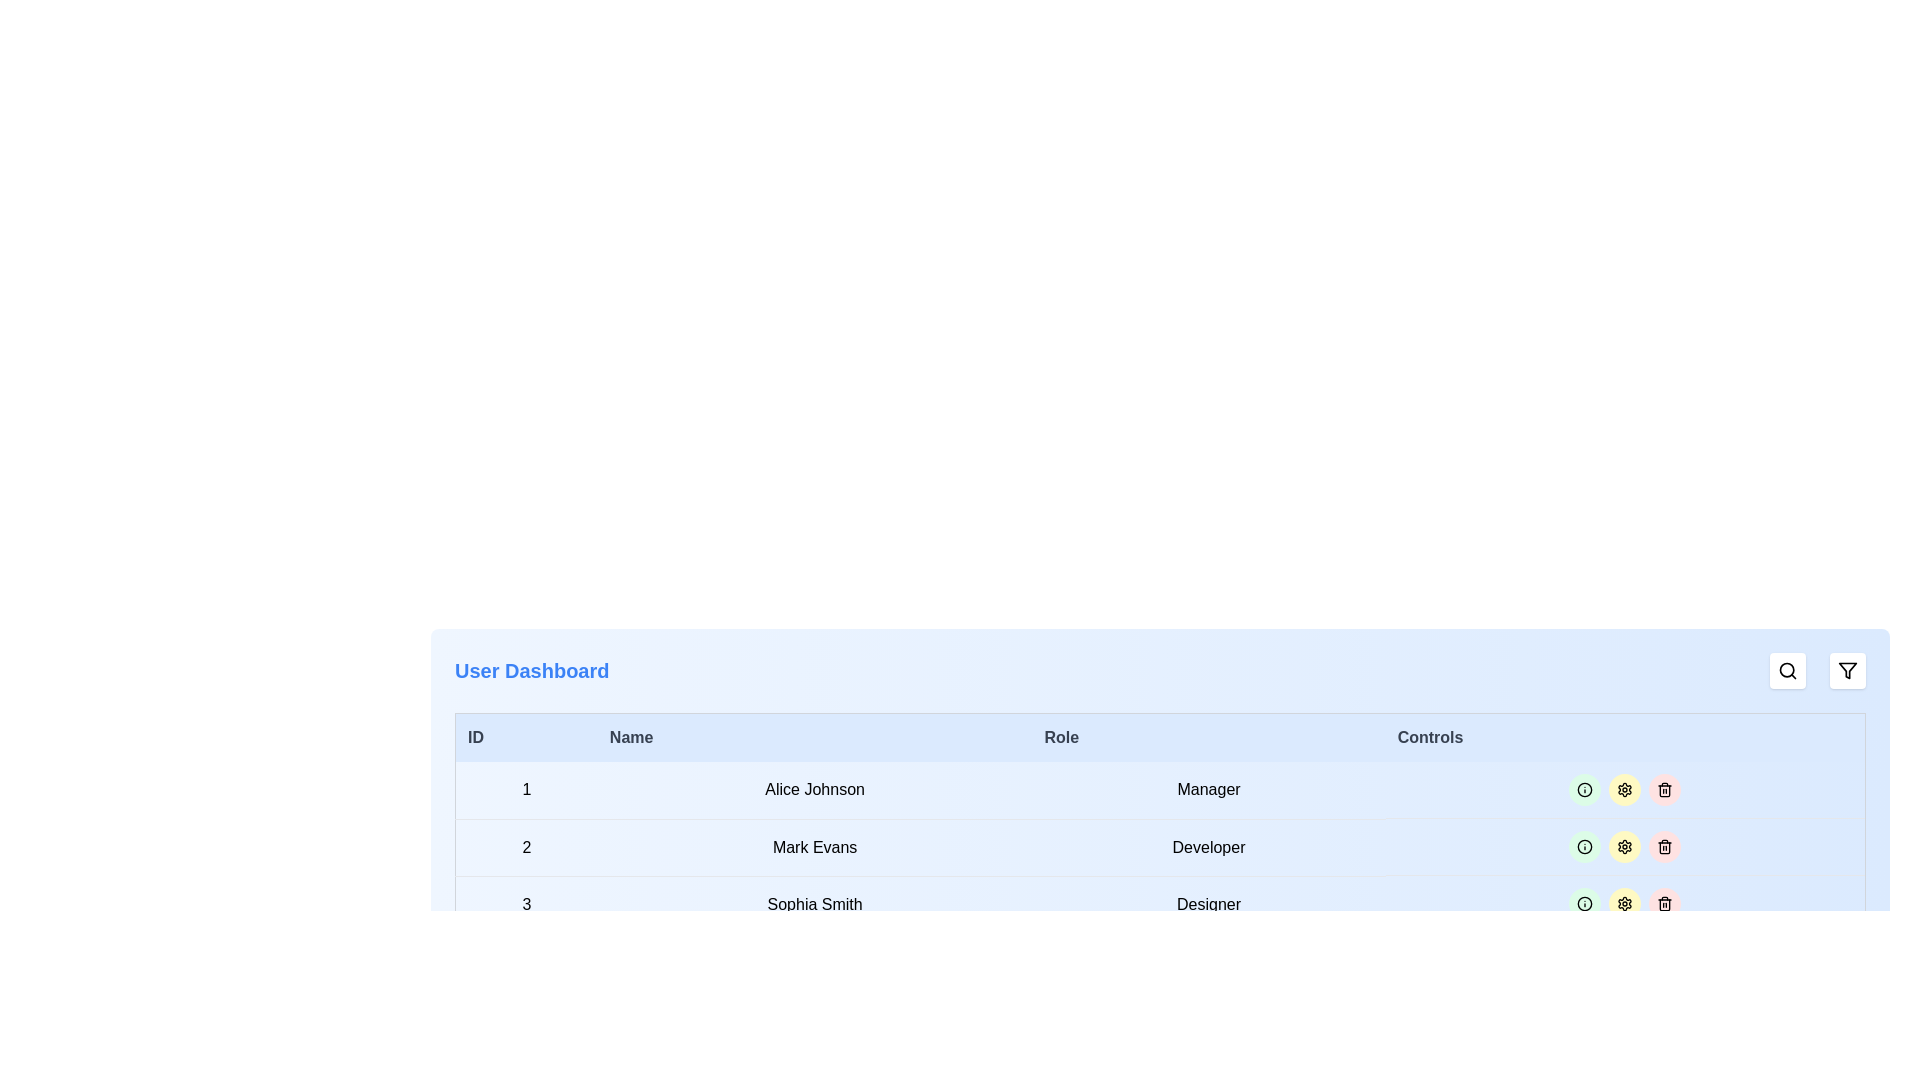 This screenshot has width=1920, height=1080. I want to click on the circular informational button with a green background and an outlined 'i' symbol, so click(1584, 847).